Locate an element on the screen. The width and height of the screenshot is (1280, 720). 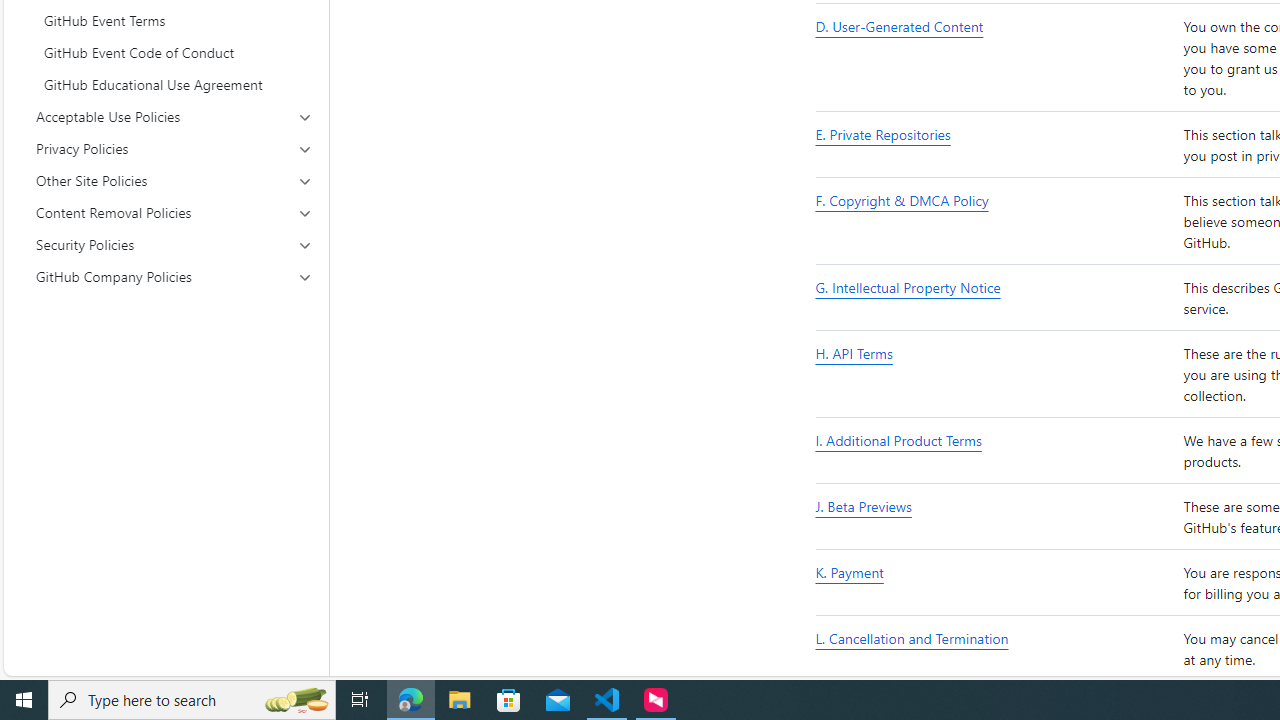
'GitHub Educational Use Agreement' is located at coordinates (174, 83).